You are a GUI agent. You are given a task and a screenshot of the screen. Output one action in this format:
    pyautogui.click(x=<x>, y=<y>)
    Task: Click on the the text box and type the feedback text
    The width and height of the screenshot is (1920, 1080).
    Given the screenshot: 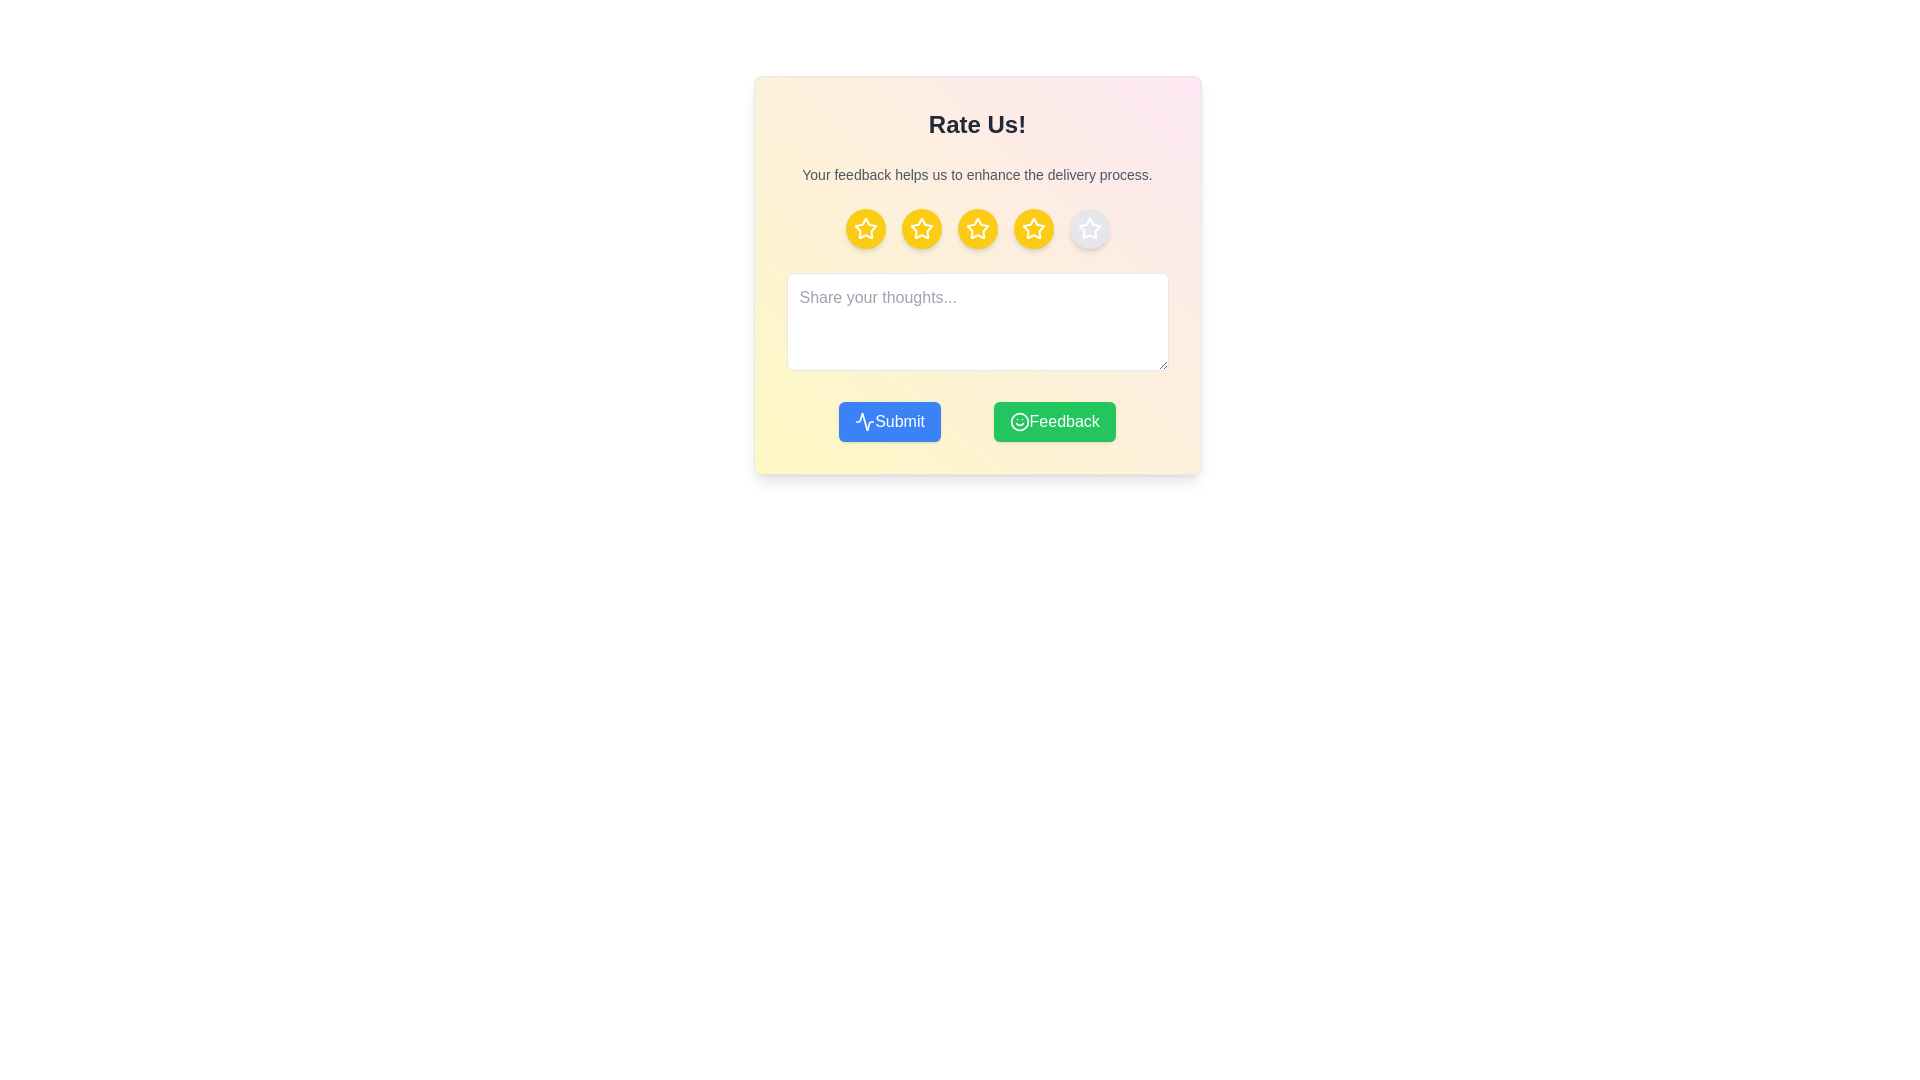 What is the action you would take?
    pyautogui.click(x=977, y=320)
    